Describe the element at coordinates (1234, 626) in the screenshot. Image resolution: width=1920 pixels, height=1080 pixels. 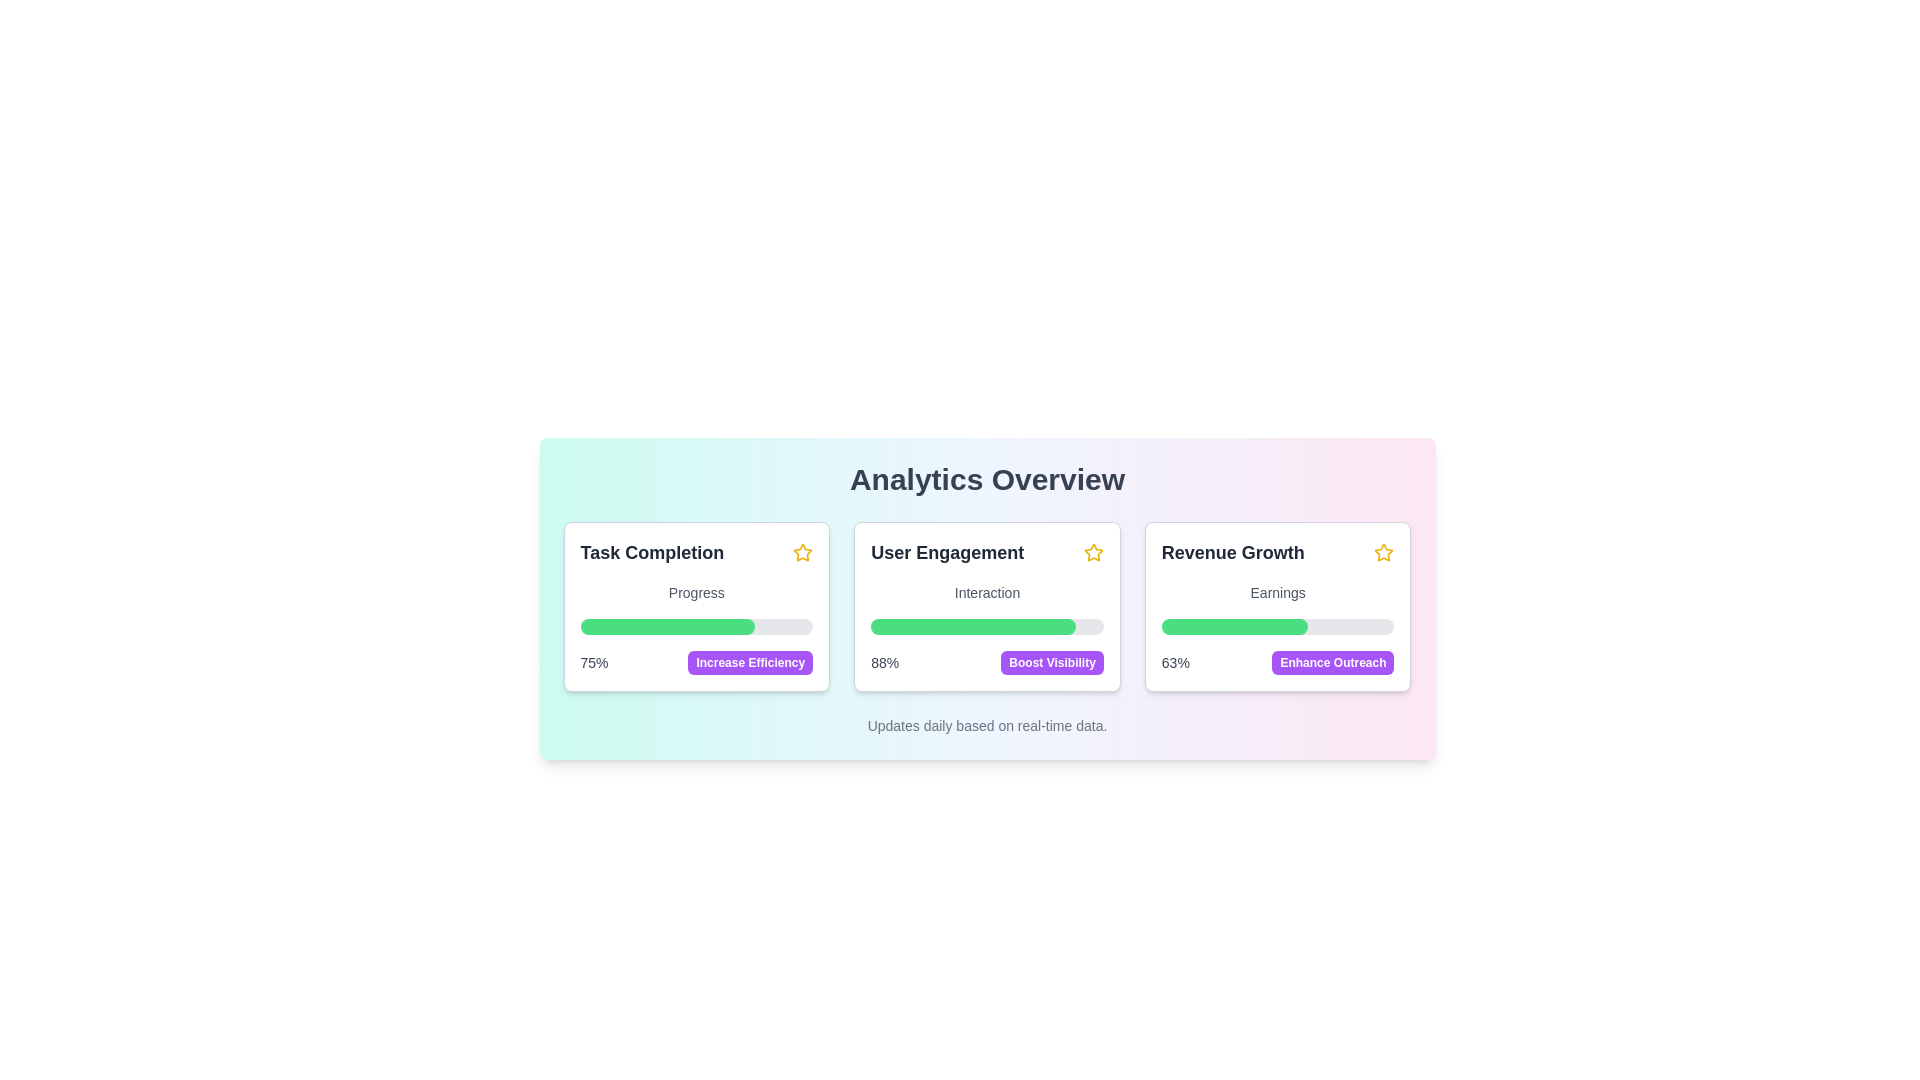
I see `the progress bar that visually represents the revenue growth percentage, located centrally within the 'Revenue Growth' card, above the percentage text` at that location.